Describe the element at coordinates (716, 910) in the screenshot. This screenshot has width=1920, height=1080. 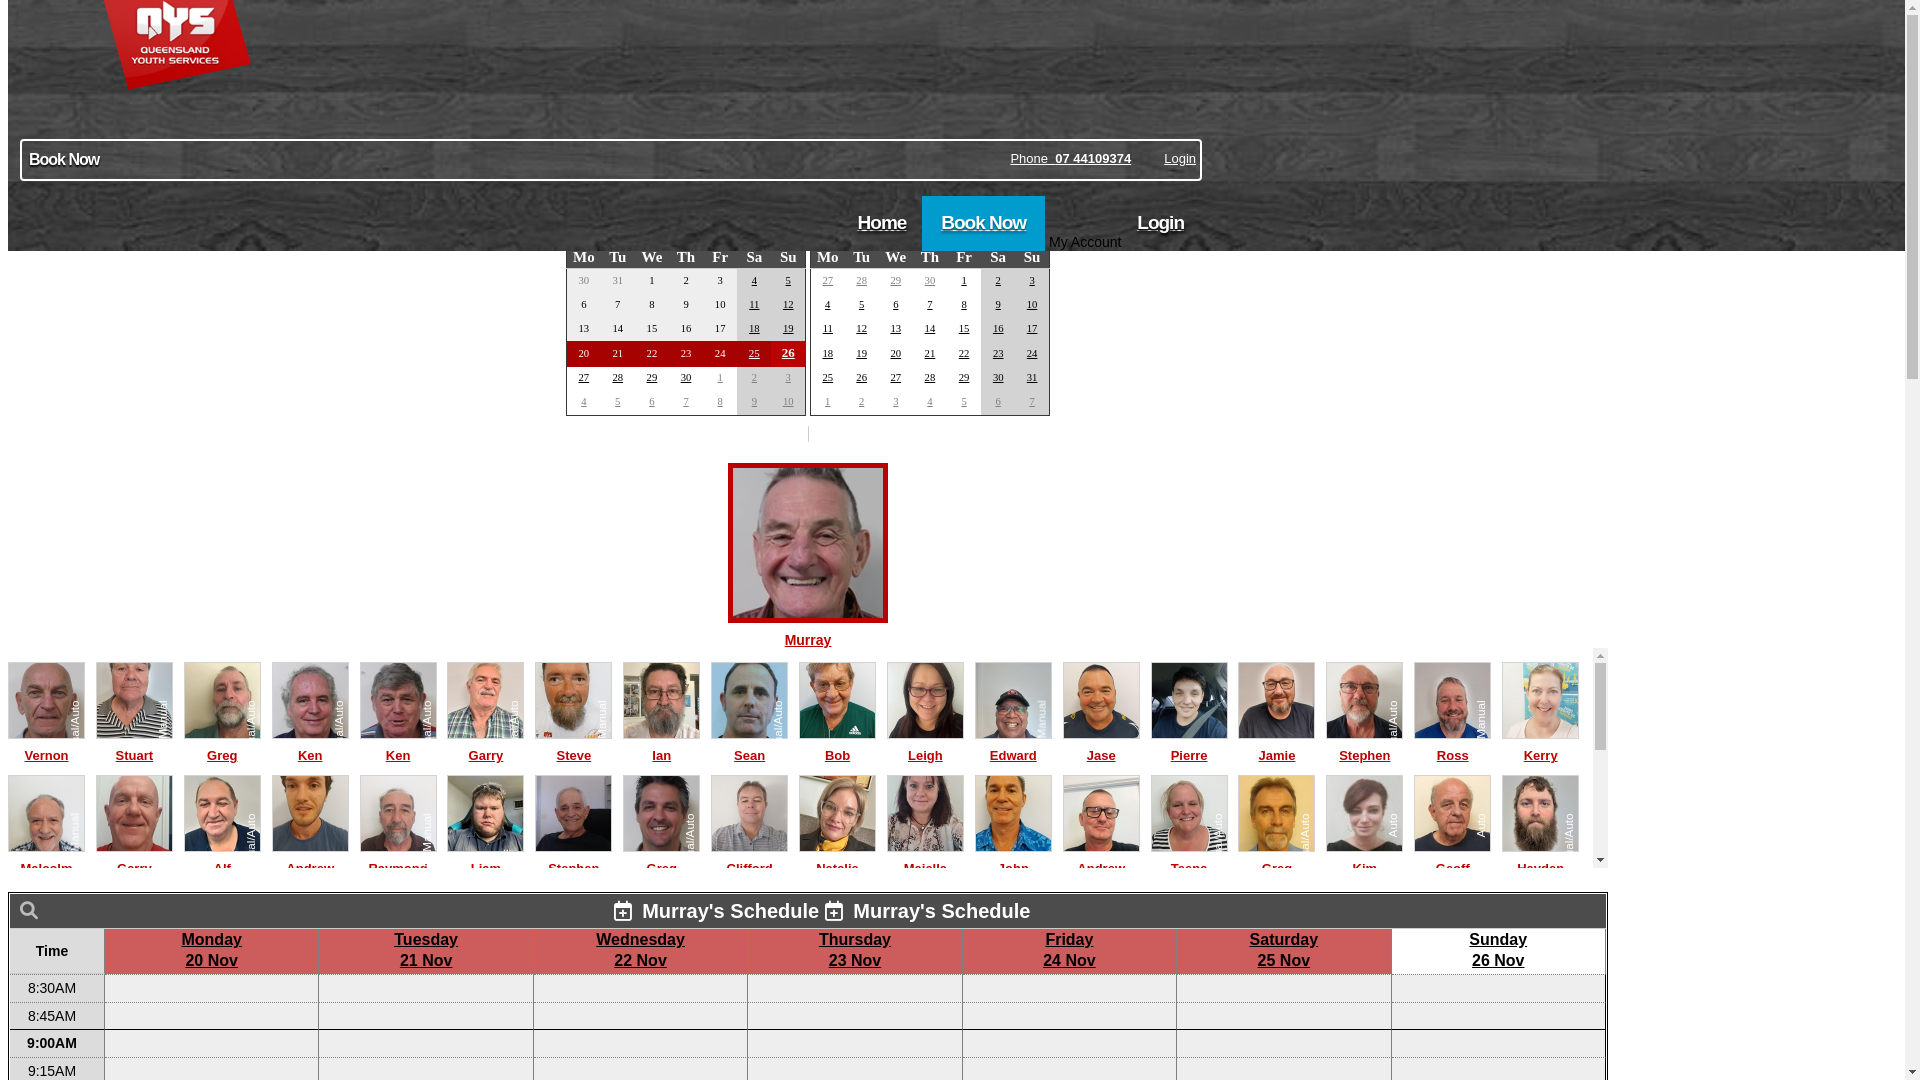
I see `'Murray's Schedule'` at that location.